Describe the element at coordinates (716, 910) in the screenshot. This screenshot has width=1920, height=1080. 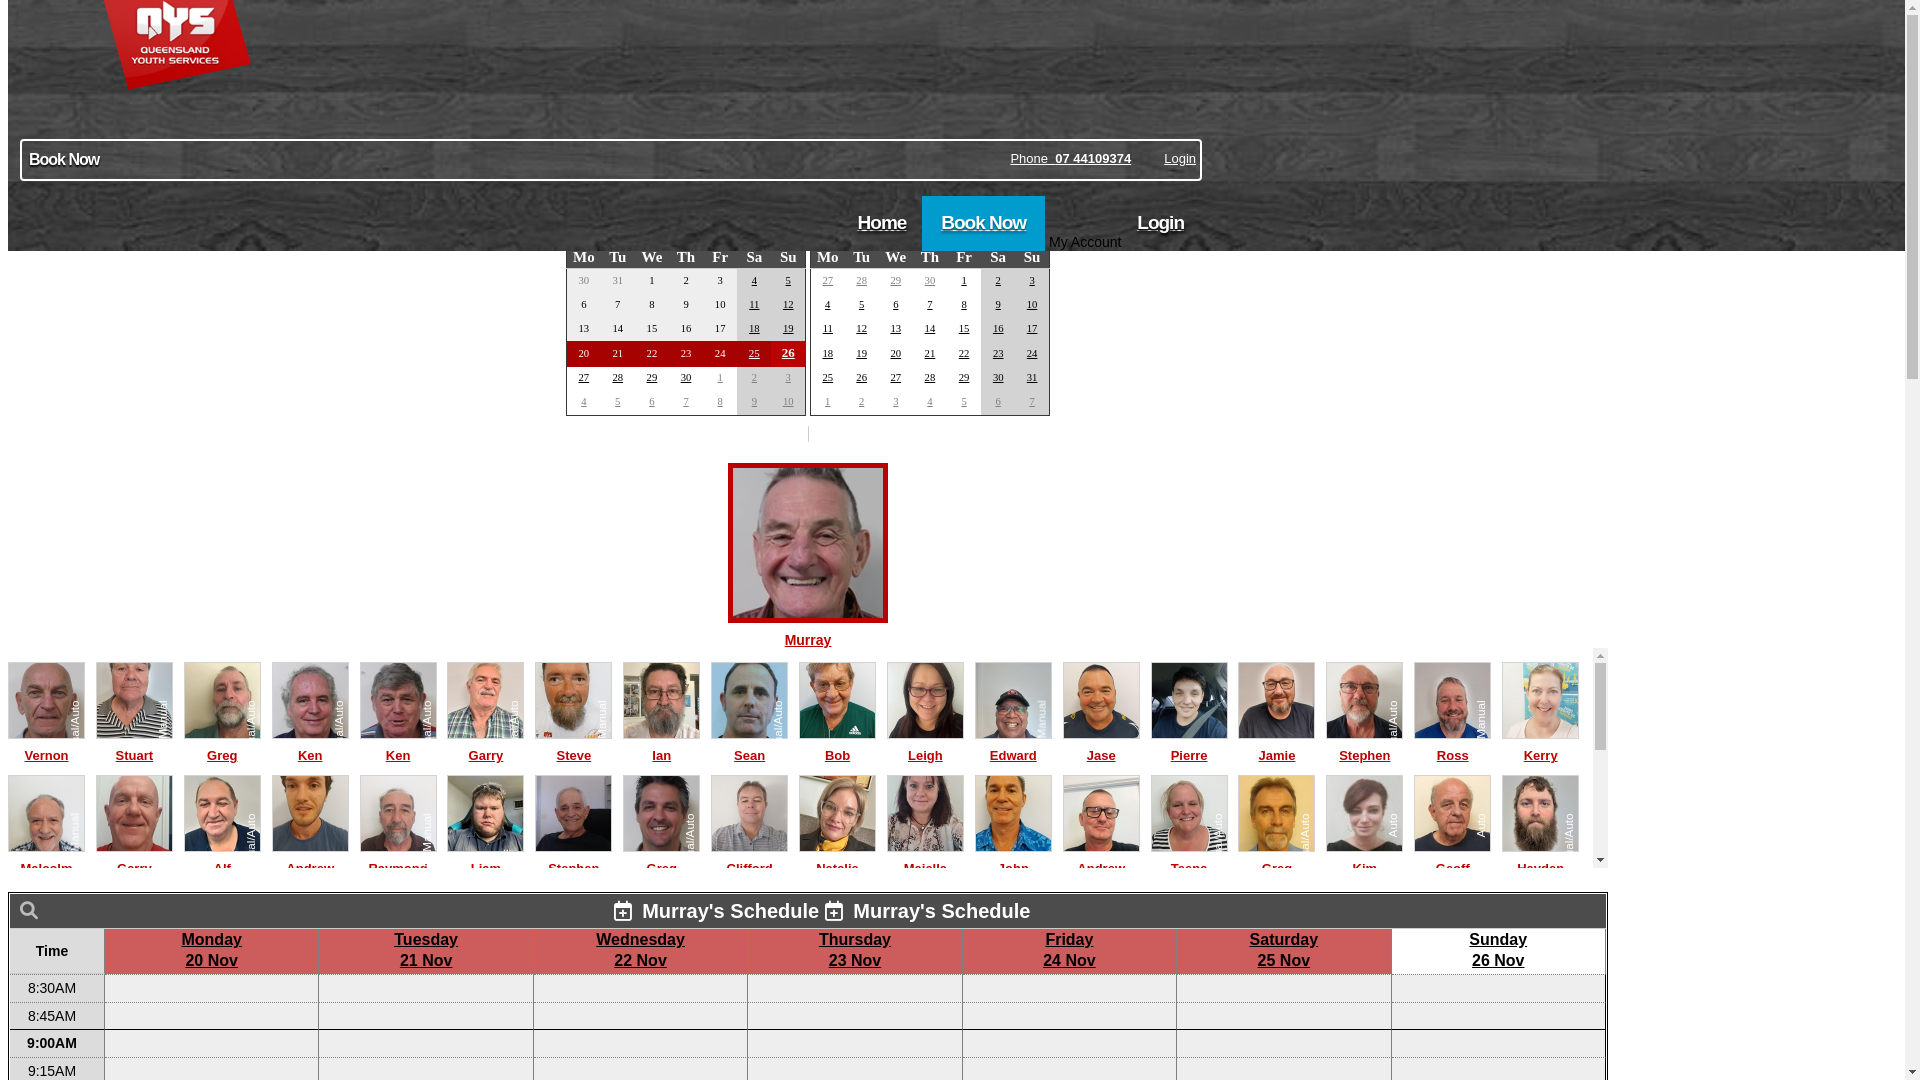
I see `'Murray's Schedule'` at that location.